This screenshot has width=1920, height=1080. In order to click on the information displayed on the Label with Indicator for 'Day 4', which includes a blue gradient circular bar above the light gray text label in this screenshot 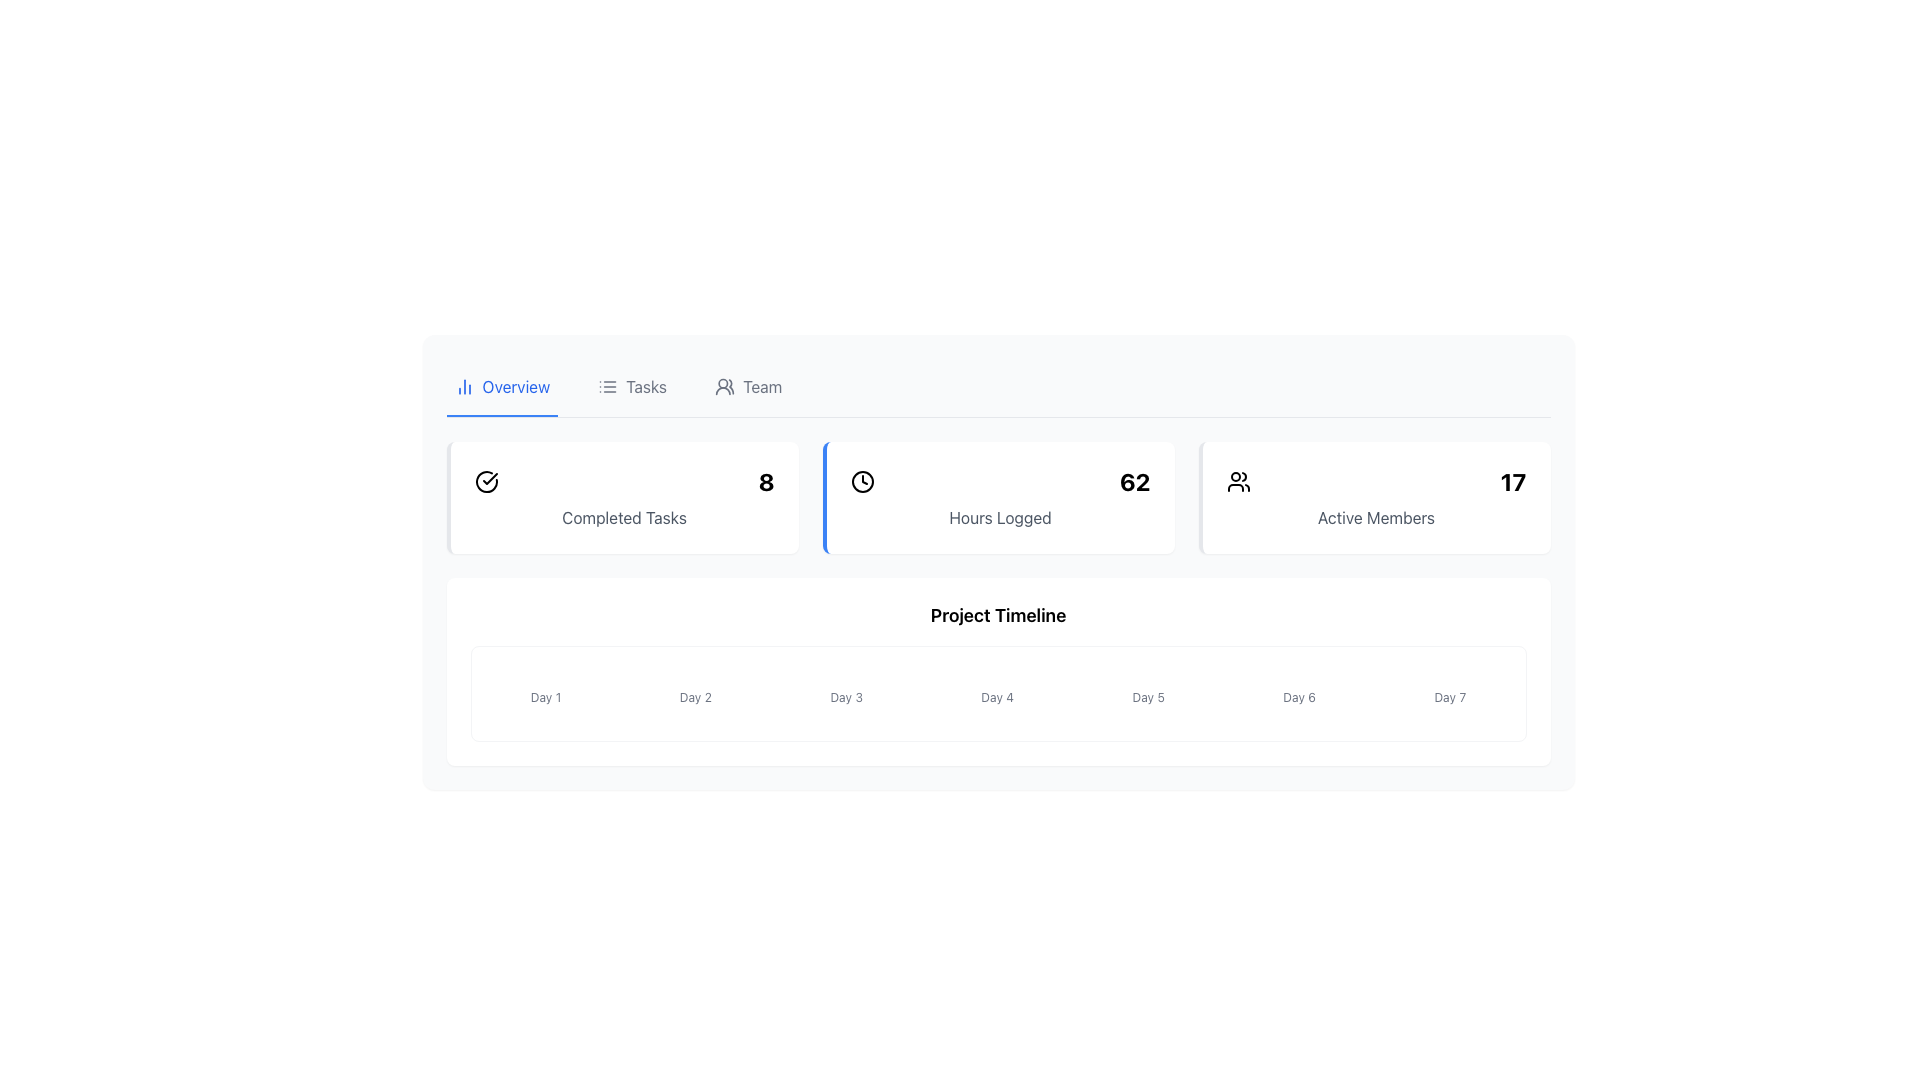, I will do `click(997, 693)`.